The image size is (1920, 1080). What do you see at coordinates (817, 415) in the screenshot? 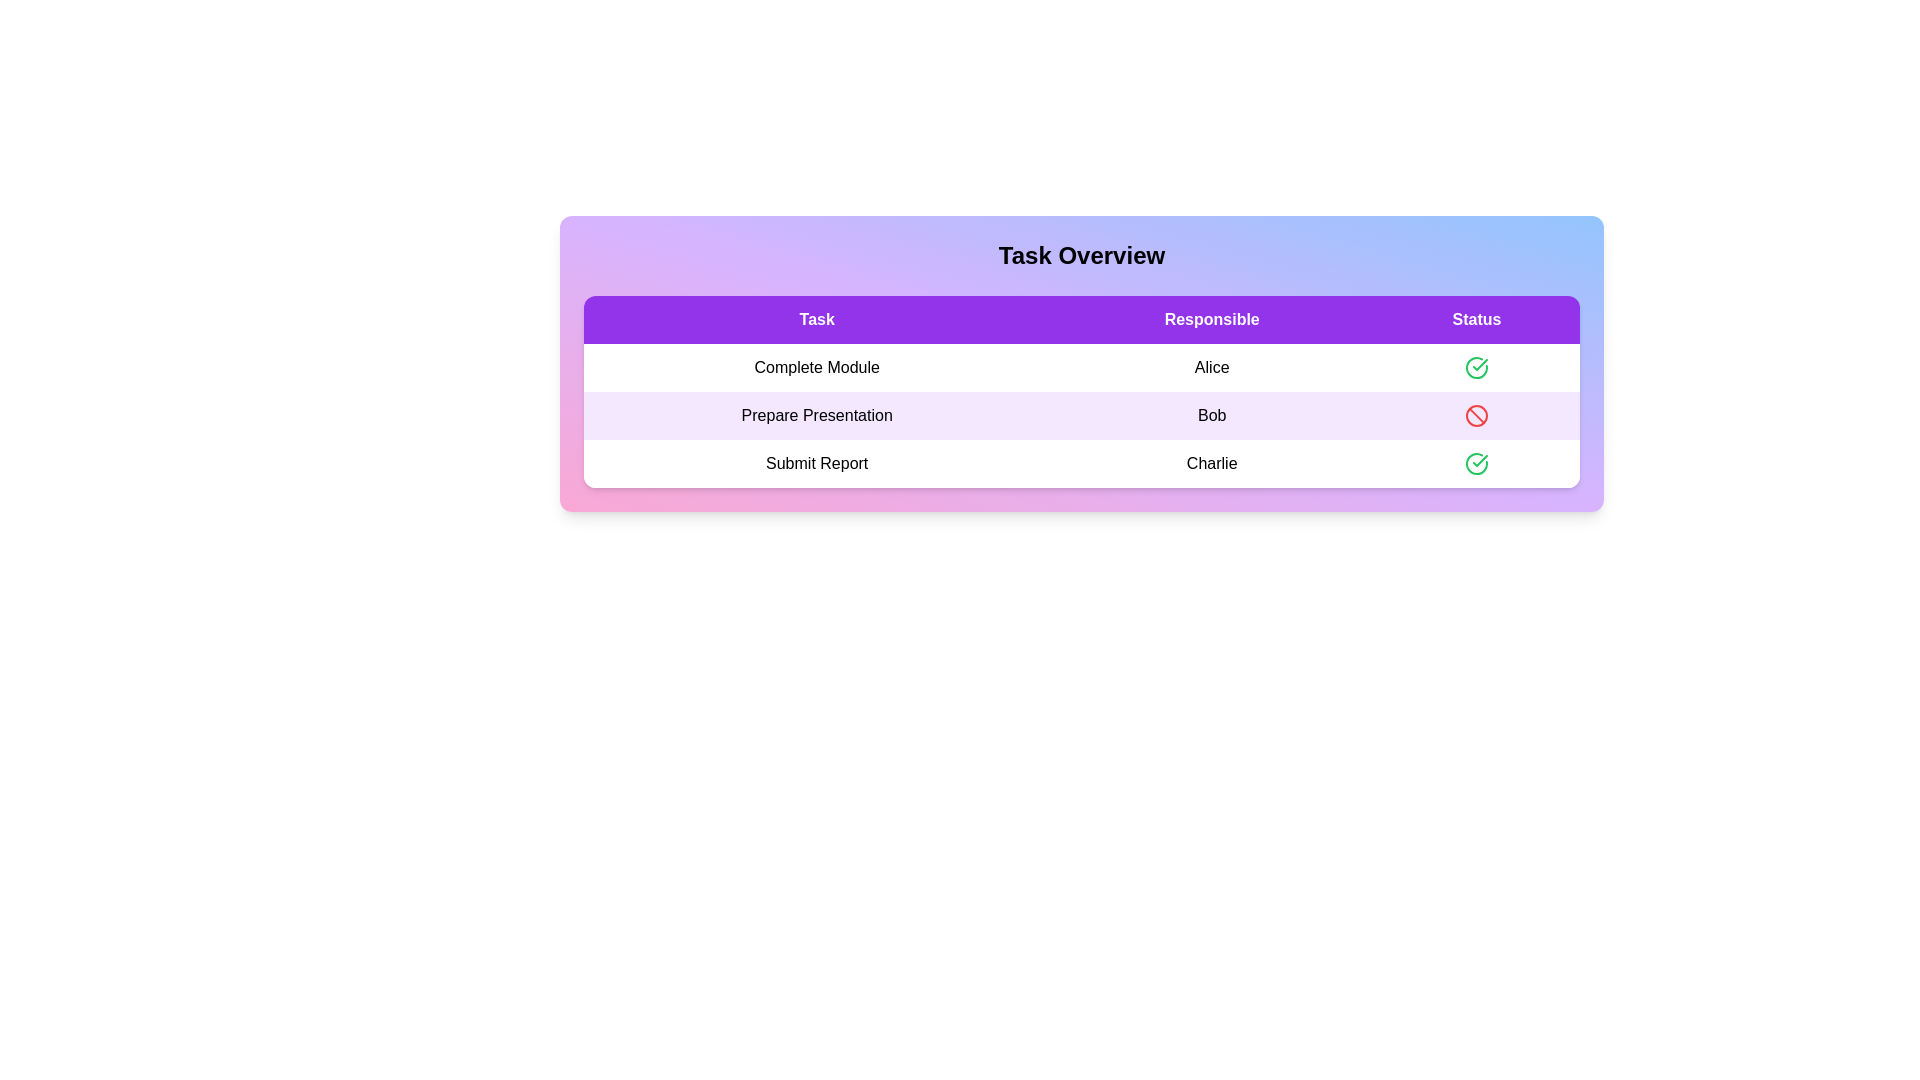
I see `the table cell displaying 'Prepare Presentation', which is center-aligned in a purple-themed cell and located in the second row of the table body` at bounding box center [817, 415].